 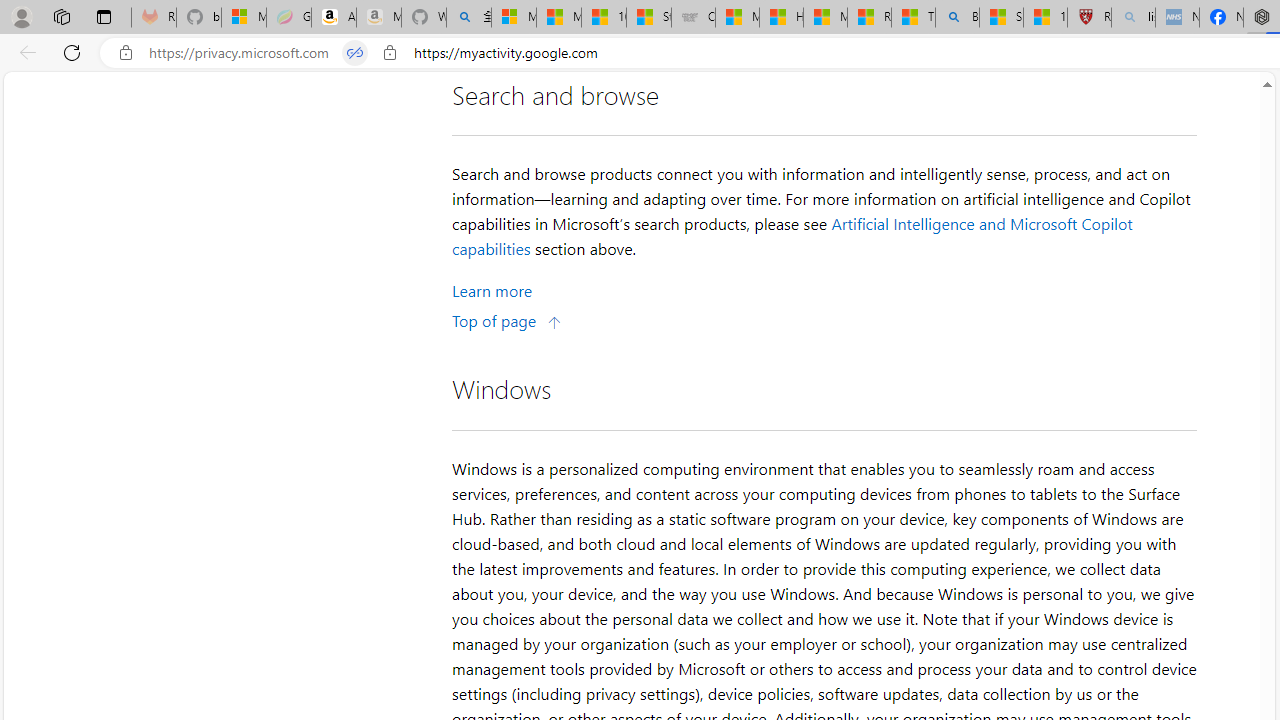 What do you see at coordinates (61, 16) in the screenshot?
I see `'Workspaces'` at bounding box center [61, 16].